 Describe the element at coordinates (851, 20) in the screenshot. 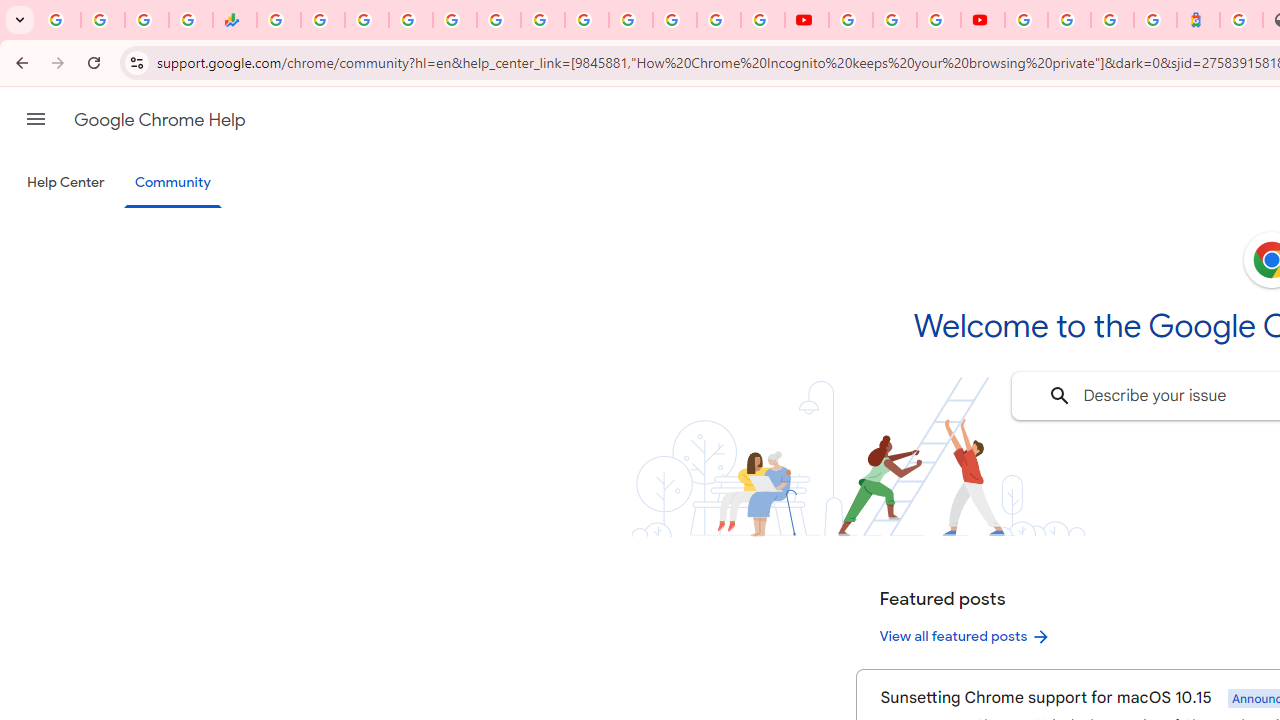

I see `'YouTube'` at that location.